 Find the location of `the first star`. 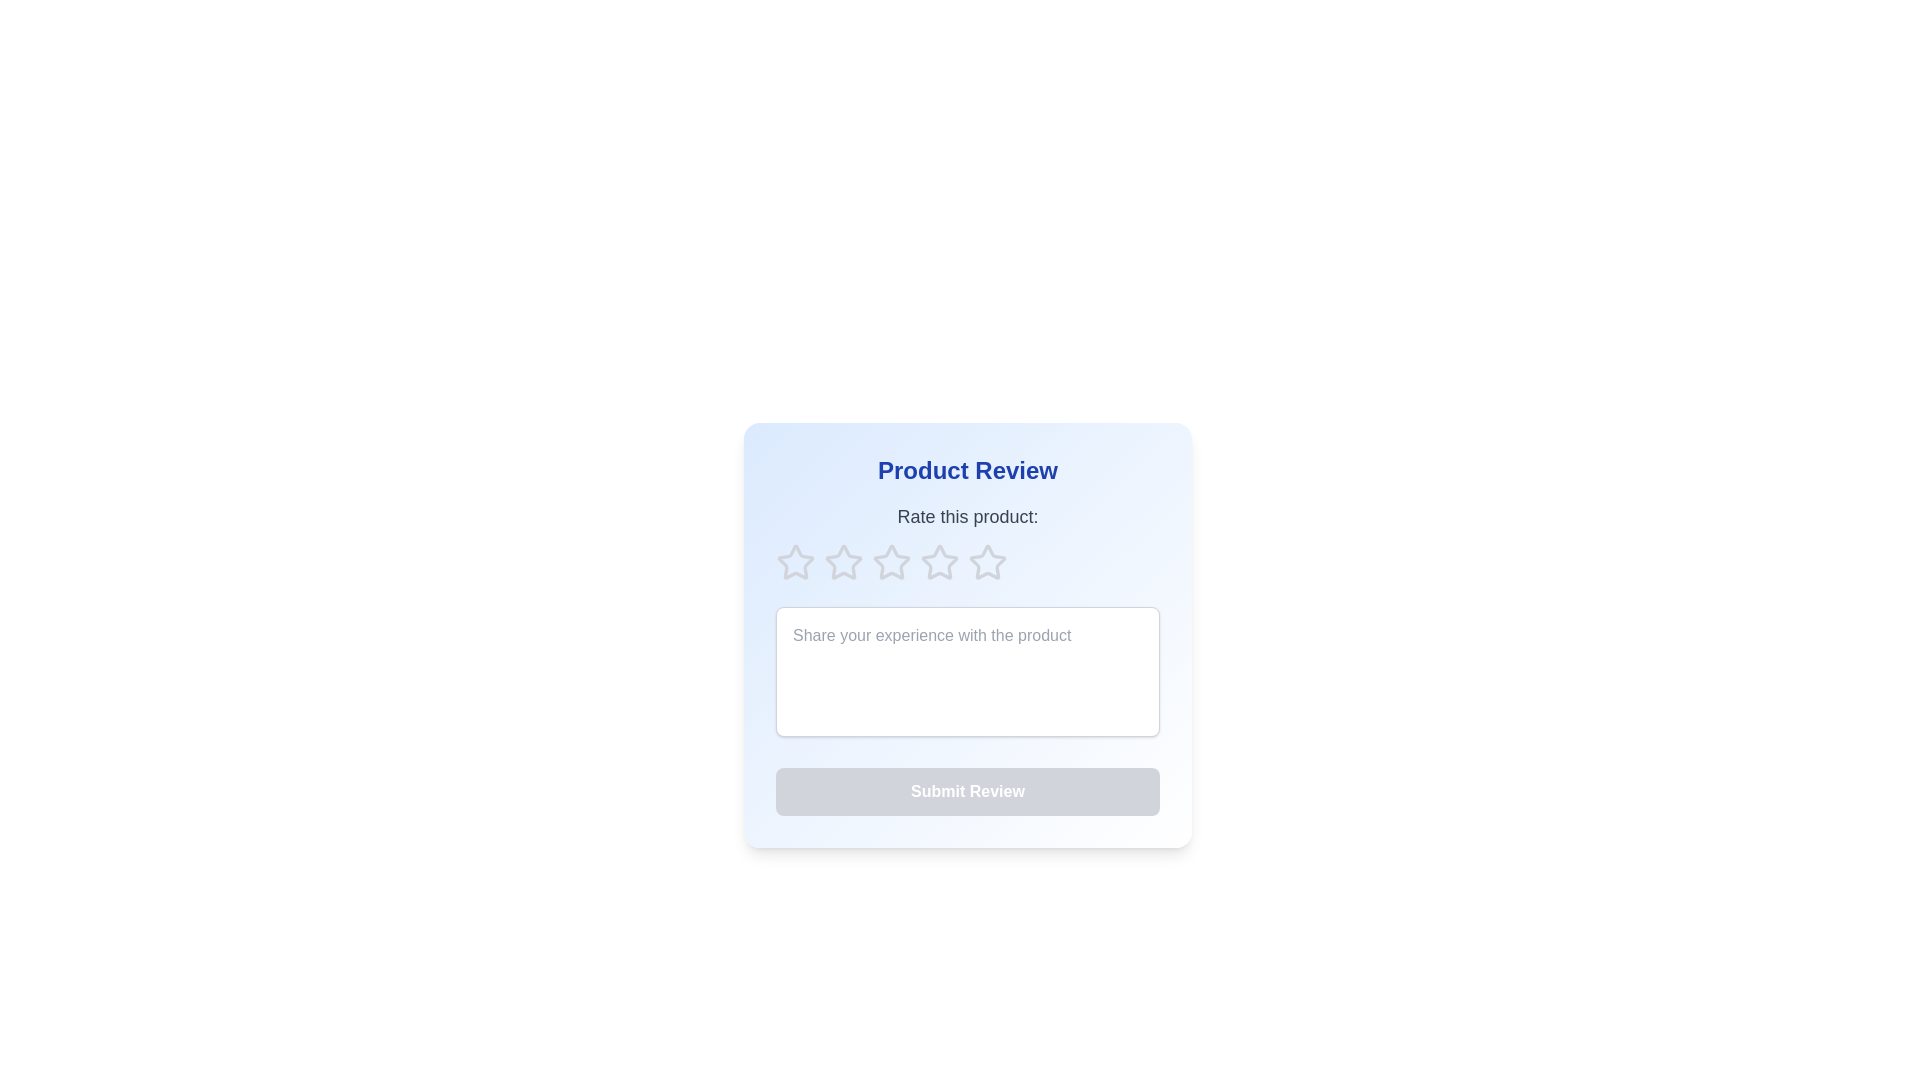

the first star is located at coordinates (844, 562).